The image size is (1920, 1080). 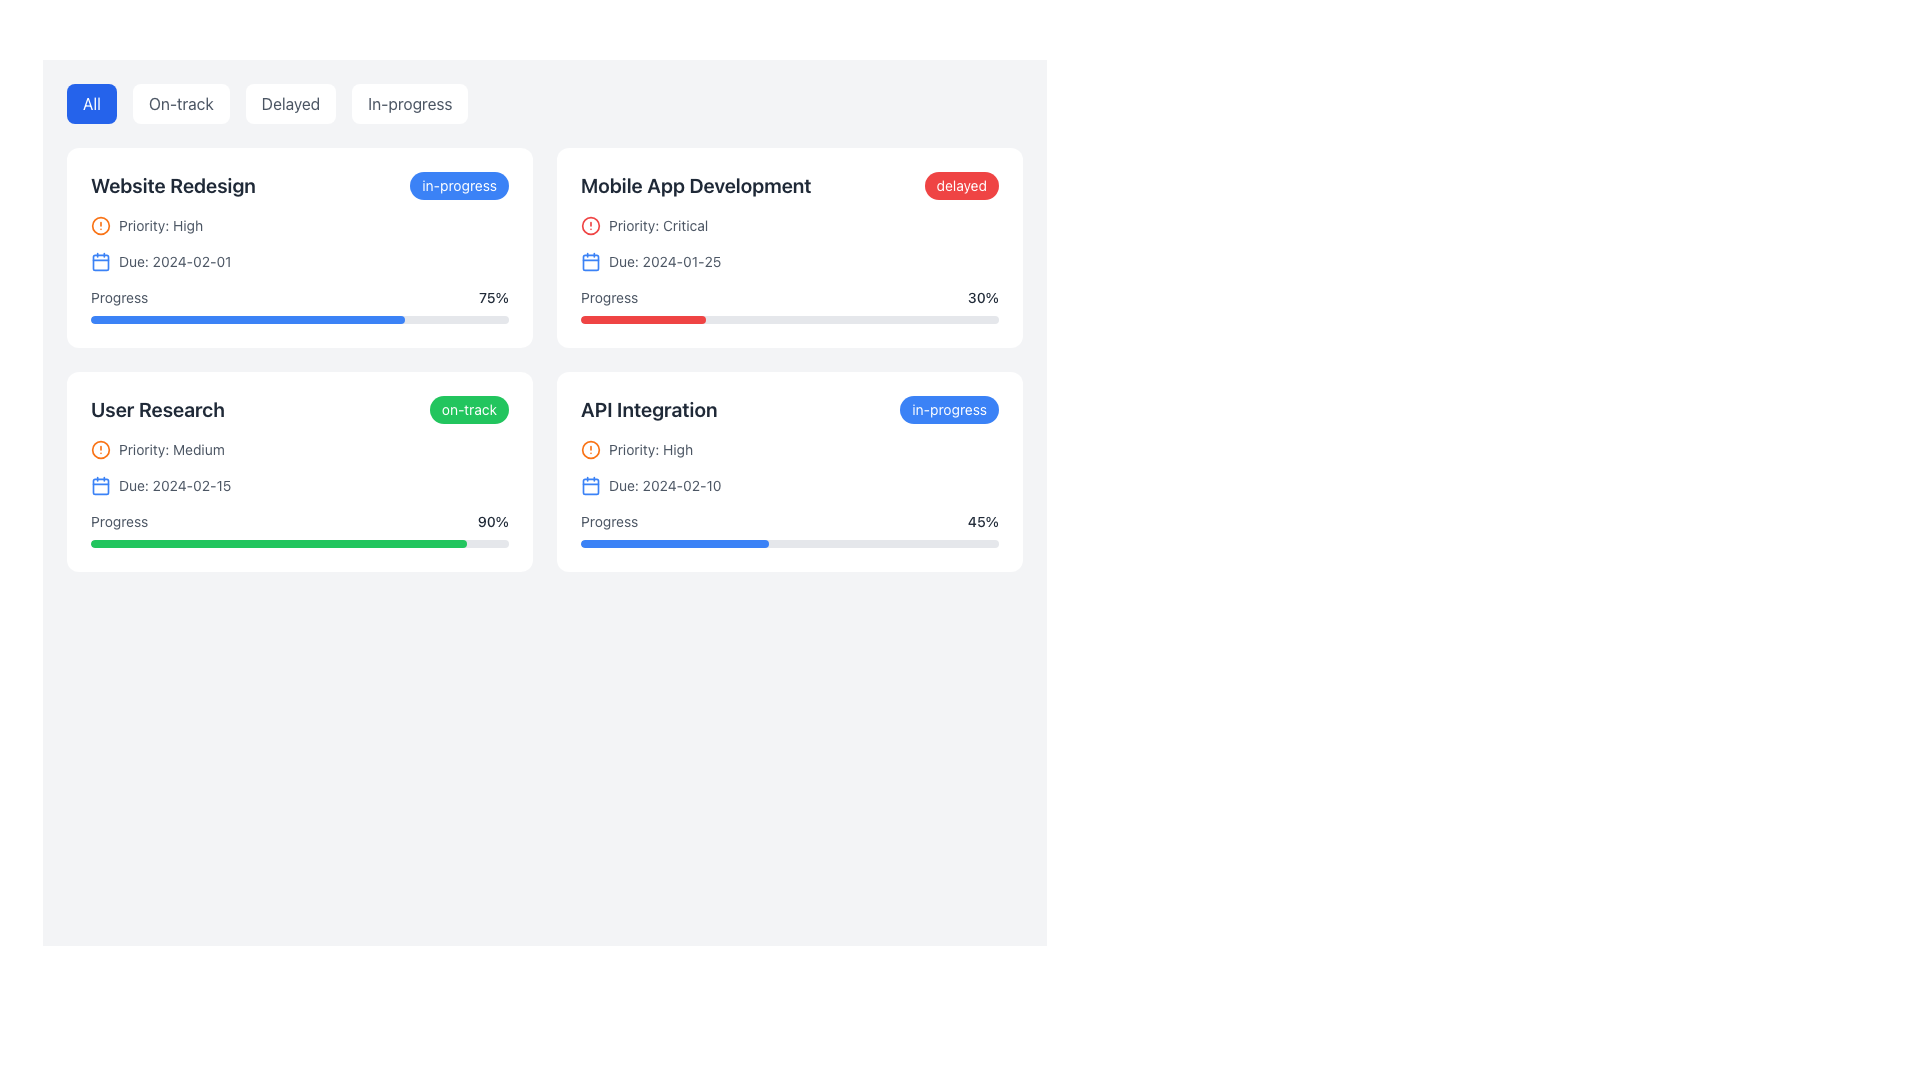 I want to click on the 'Mobile App Development' text with the 'delayed' badge, which is located in the top row, middle column of the grid and features bold text with a red badge, so click(x=789, y=185).